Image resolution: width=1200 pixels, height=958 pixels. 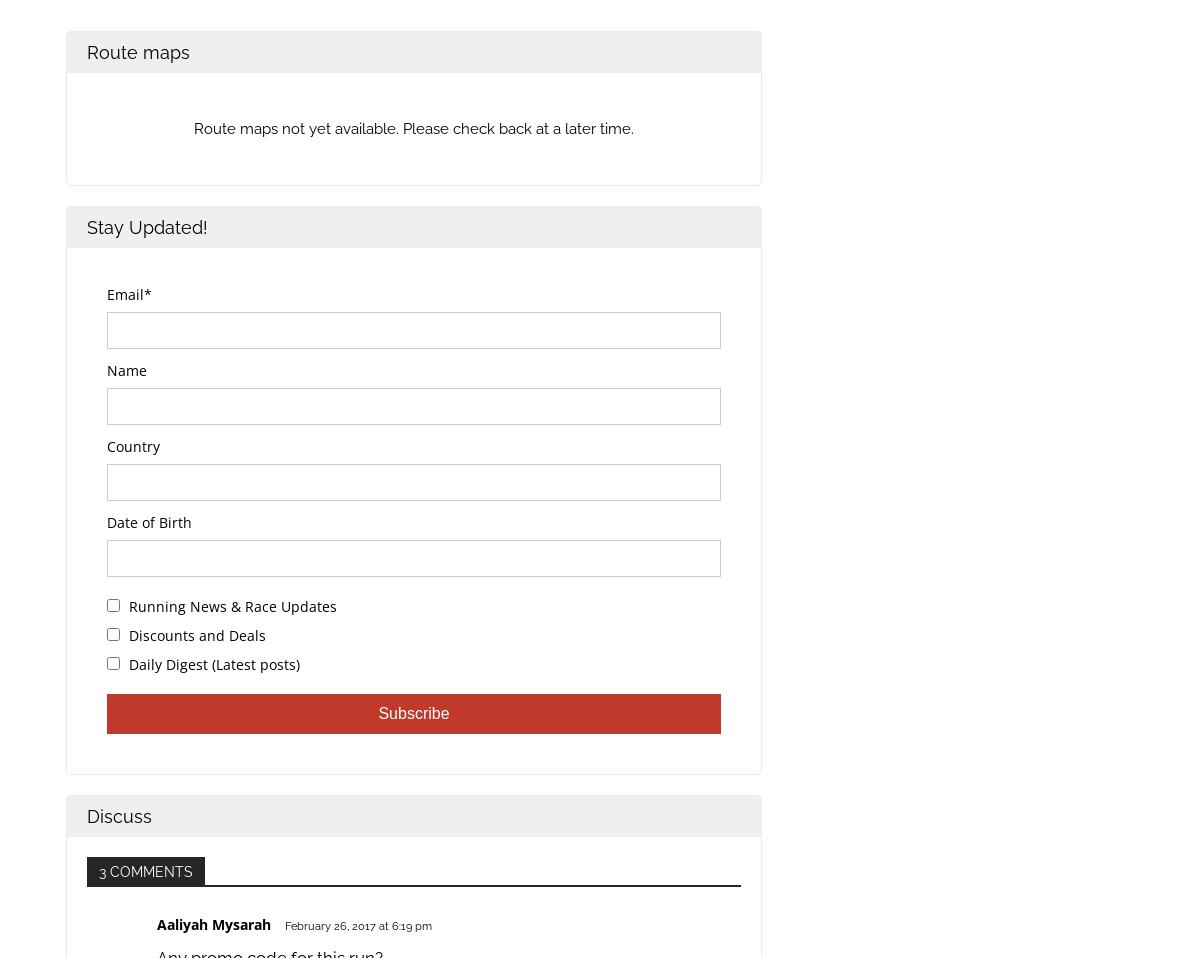 What do you see at coordinates (149, 521) in the screenshot?
I see `'Date of Birth'` at bounding box center [149, 521].